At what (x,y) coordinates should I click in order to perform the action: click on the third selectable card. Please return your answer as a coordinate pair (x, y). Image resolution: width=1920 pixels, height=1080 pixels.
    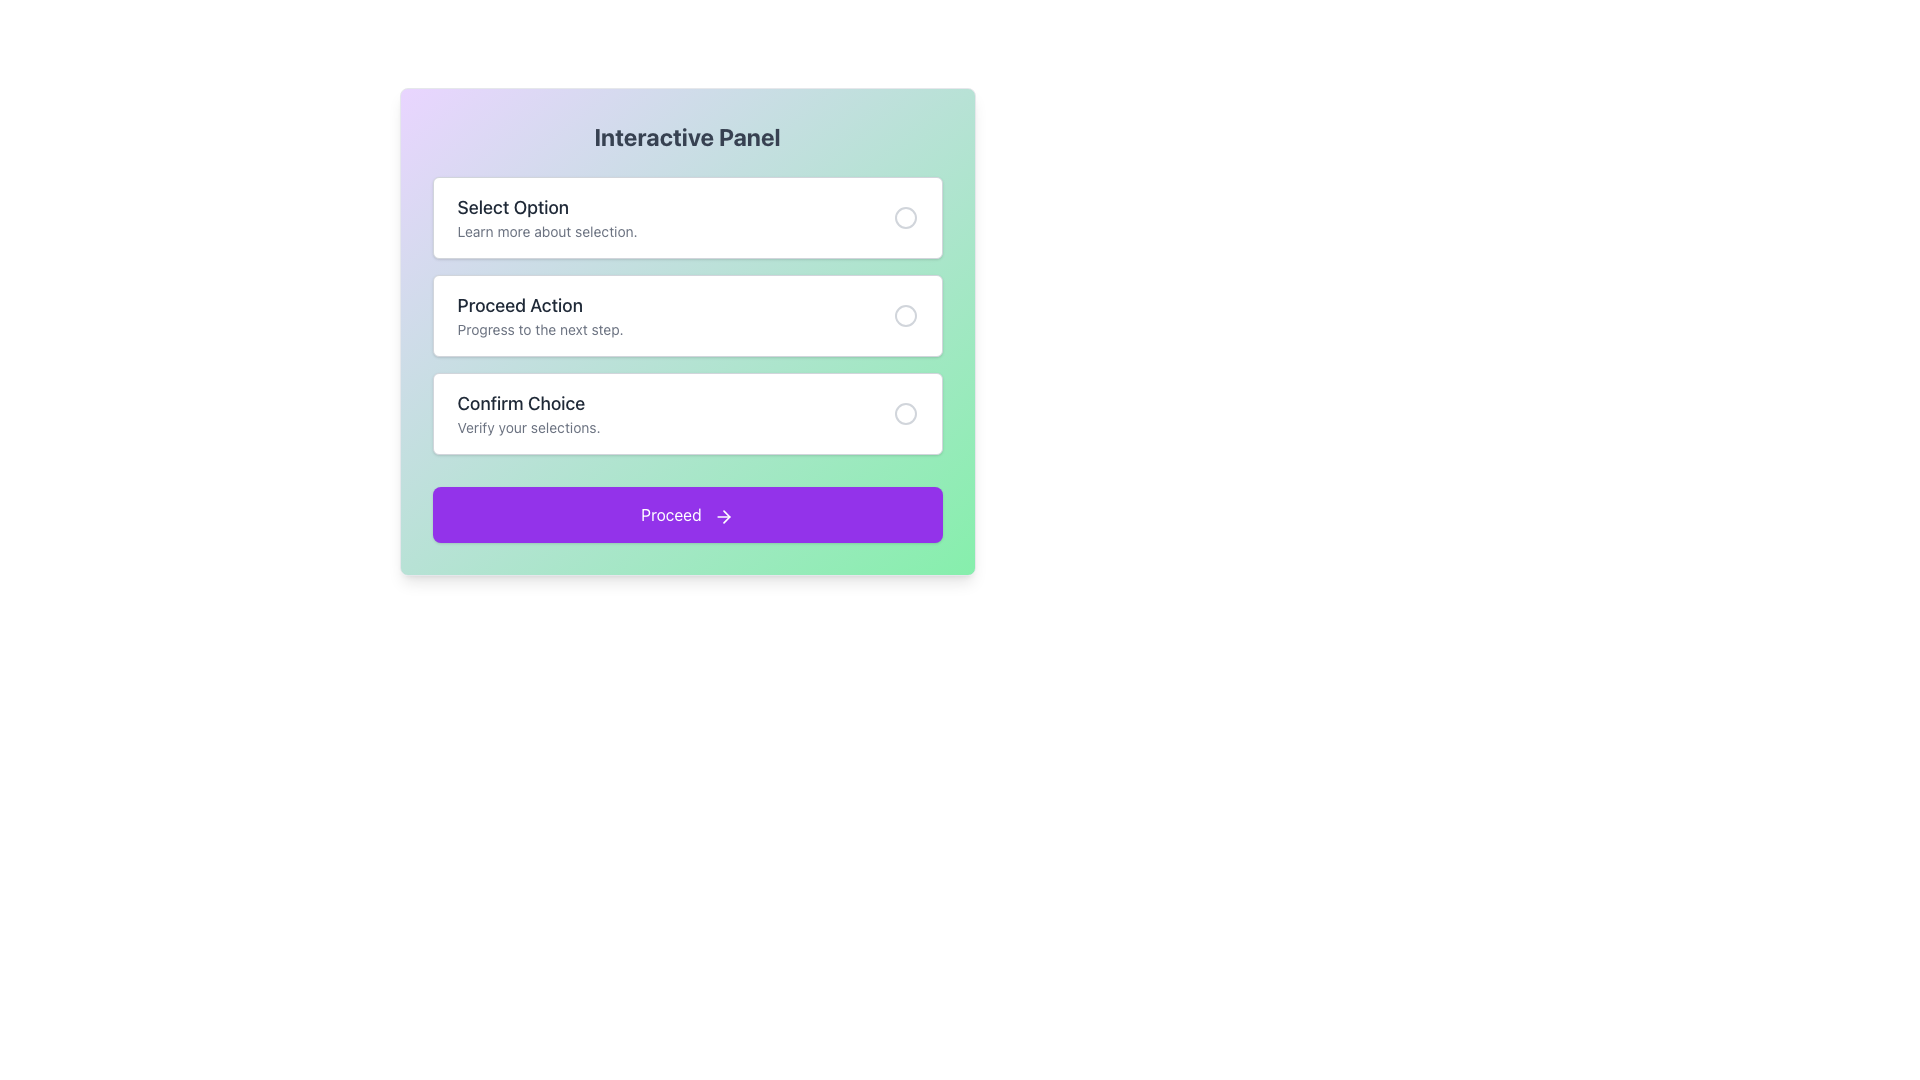
    Looking at the image, I should click on (687, 412).